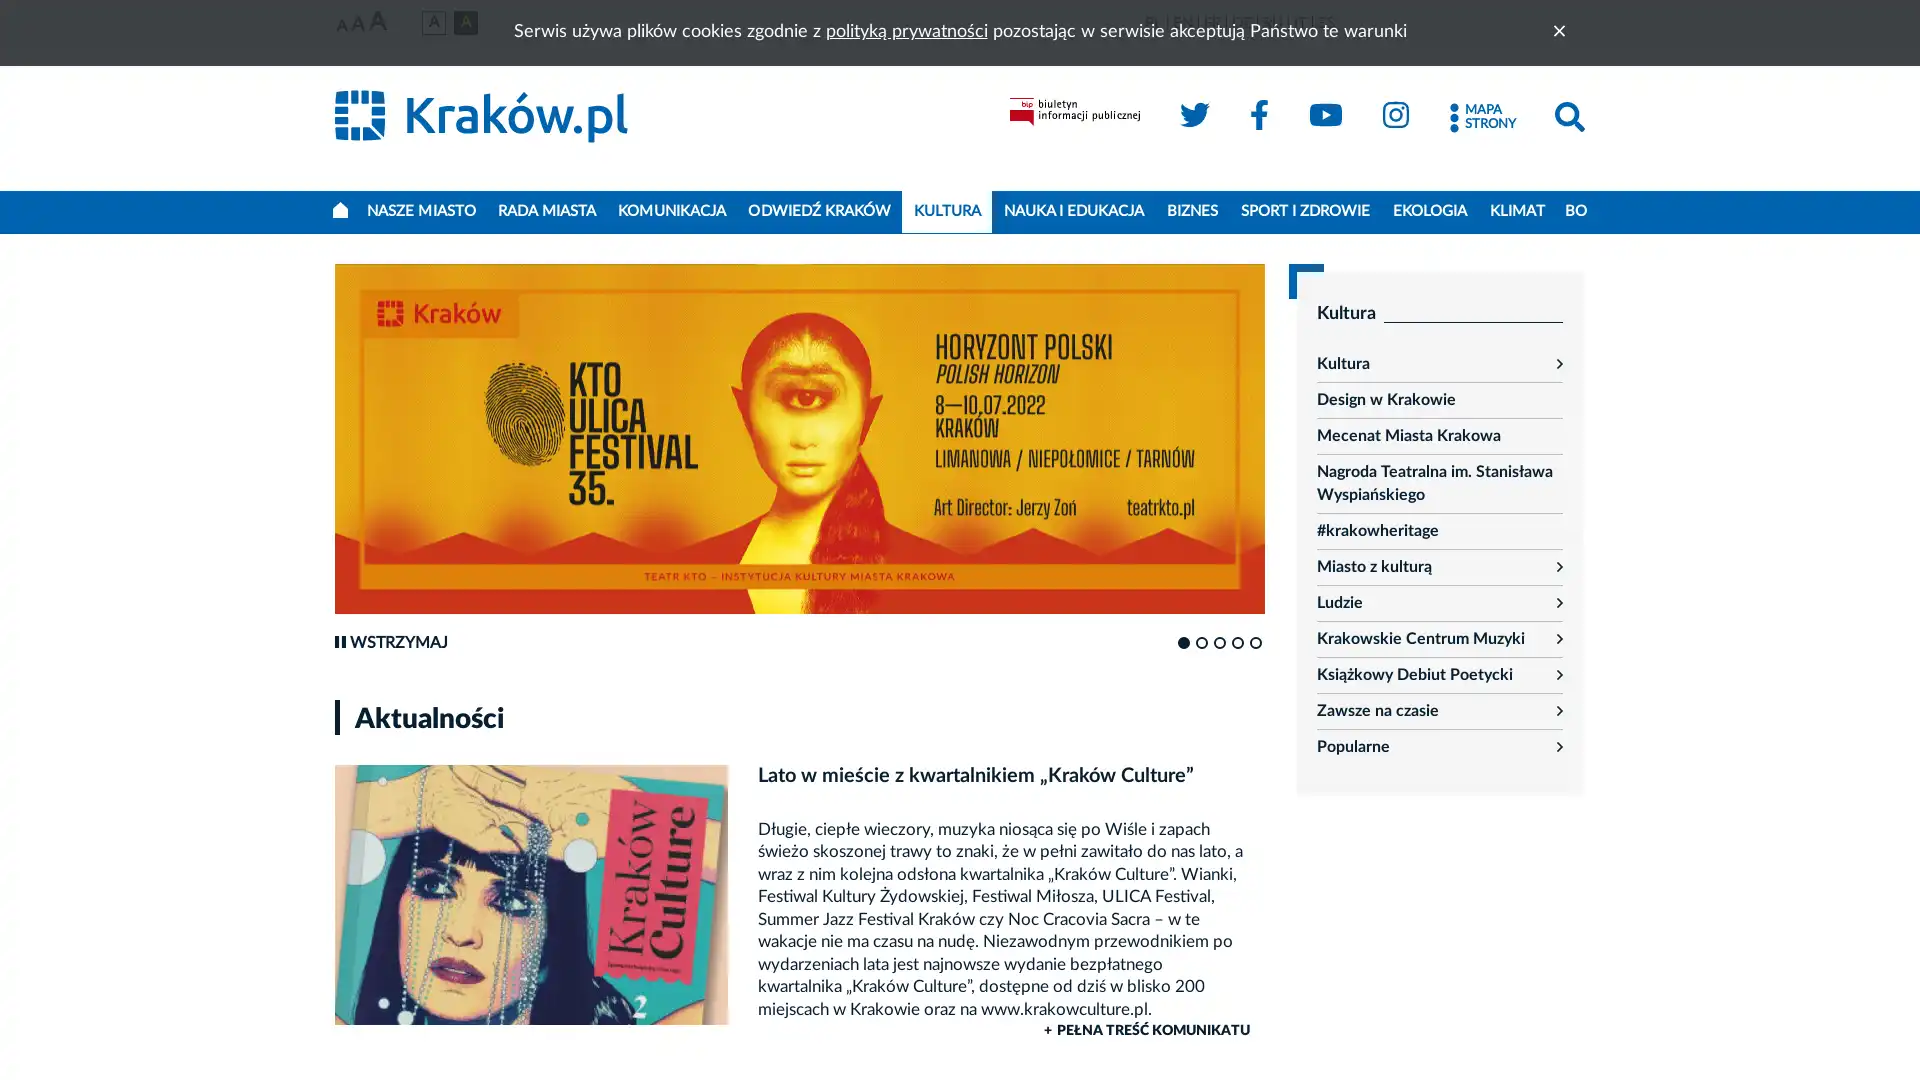 This screenshot has height=1080, width=1920. What do you see at coordinates (1237, 643) in the screenshot?
I see `Go to slide 4` at bounding box center [1237, 643].